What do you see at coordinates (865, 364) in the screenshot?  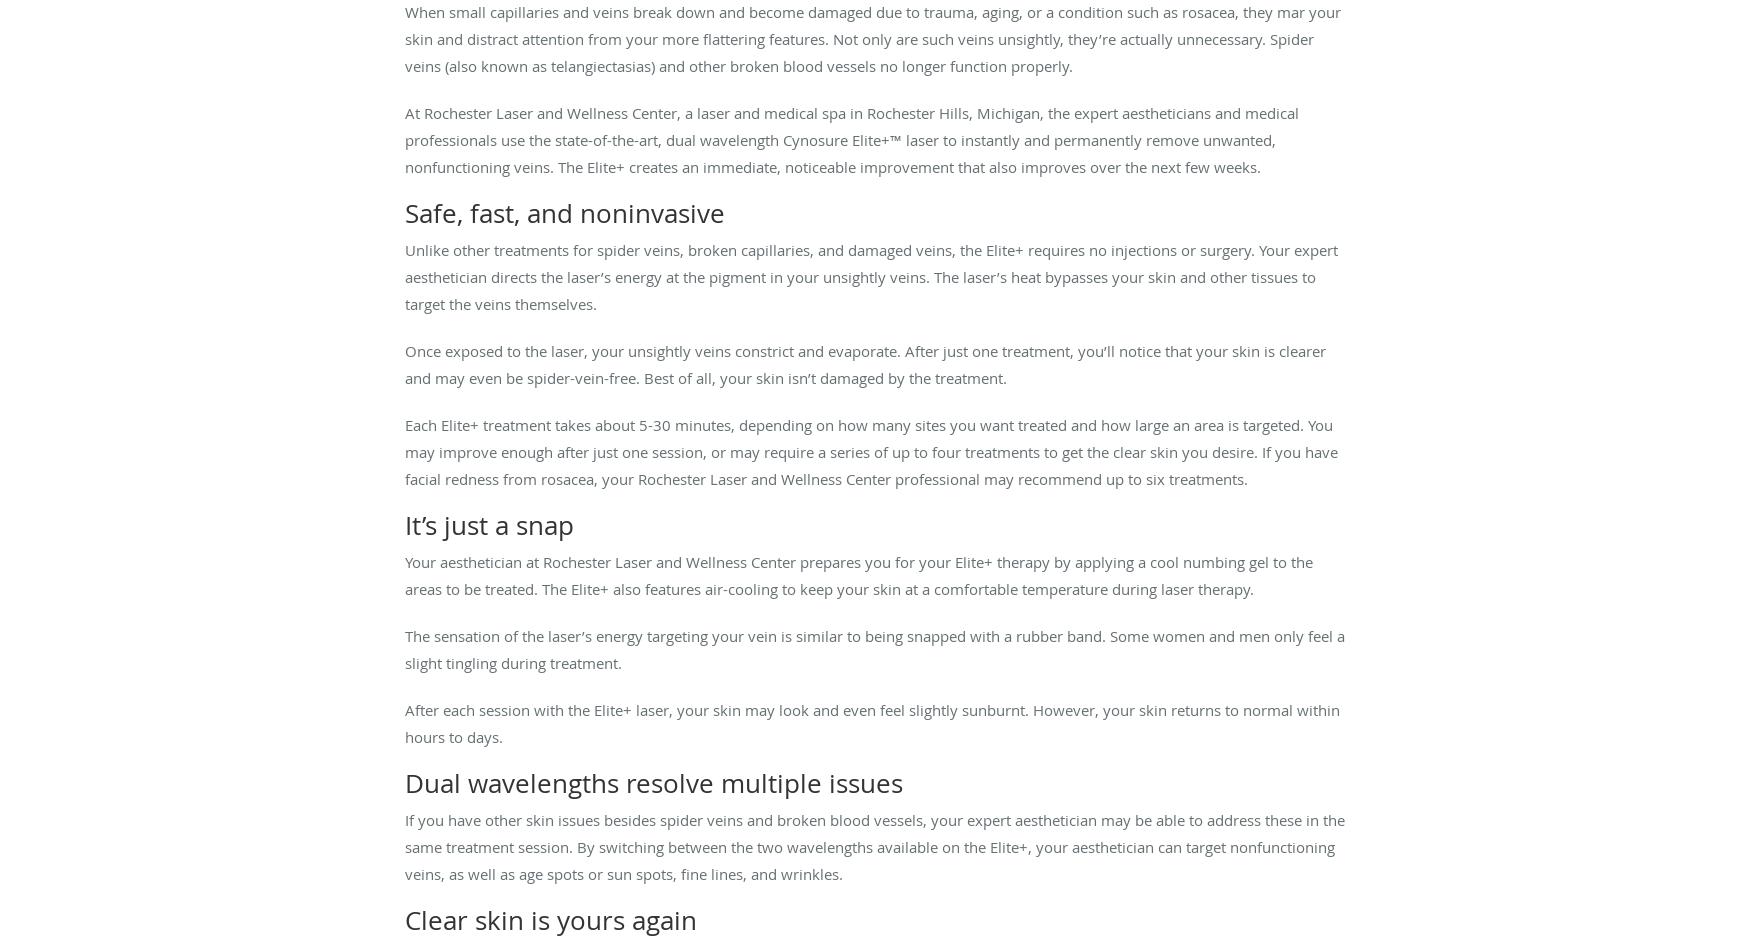 I see `'Once exposed to the laser, your unsightly veins constrict and evaporate. After just one treatment, you’ll notice that your skin is clearer and may even be spider-vein-free. Best of all, your skin isn’t damaged by the treatment.'` at bounding box center [865, 364].